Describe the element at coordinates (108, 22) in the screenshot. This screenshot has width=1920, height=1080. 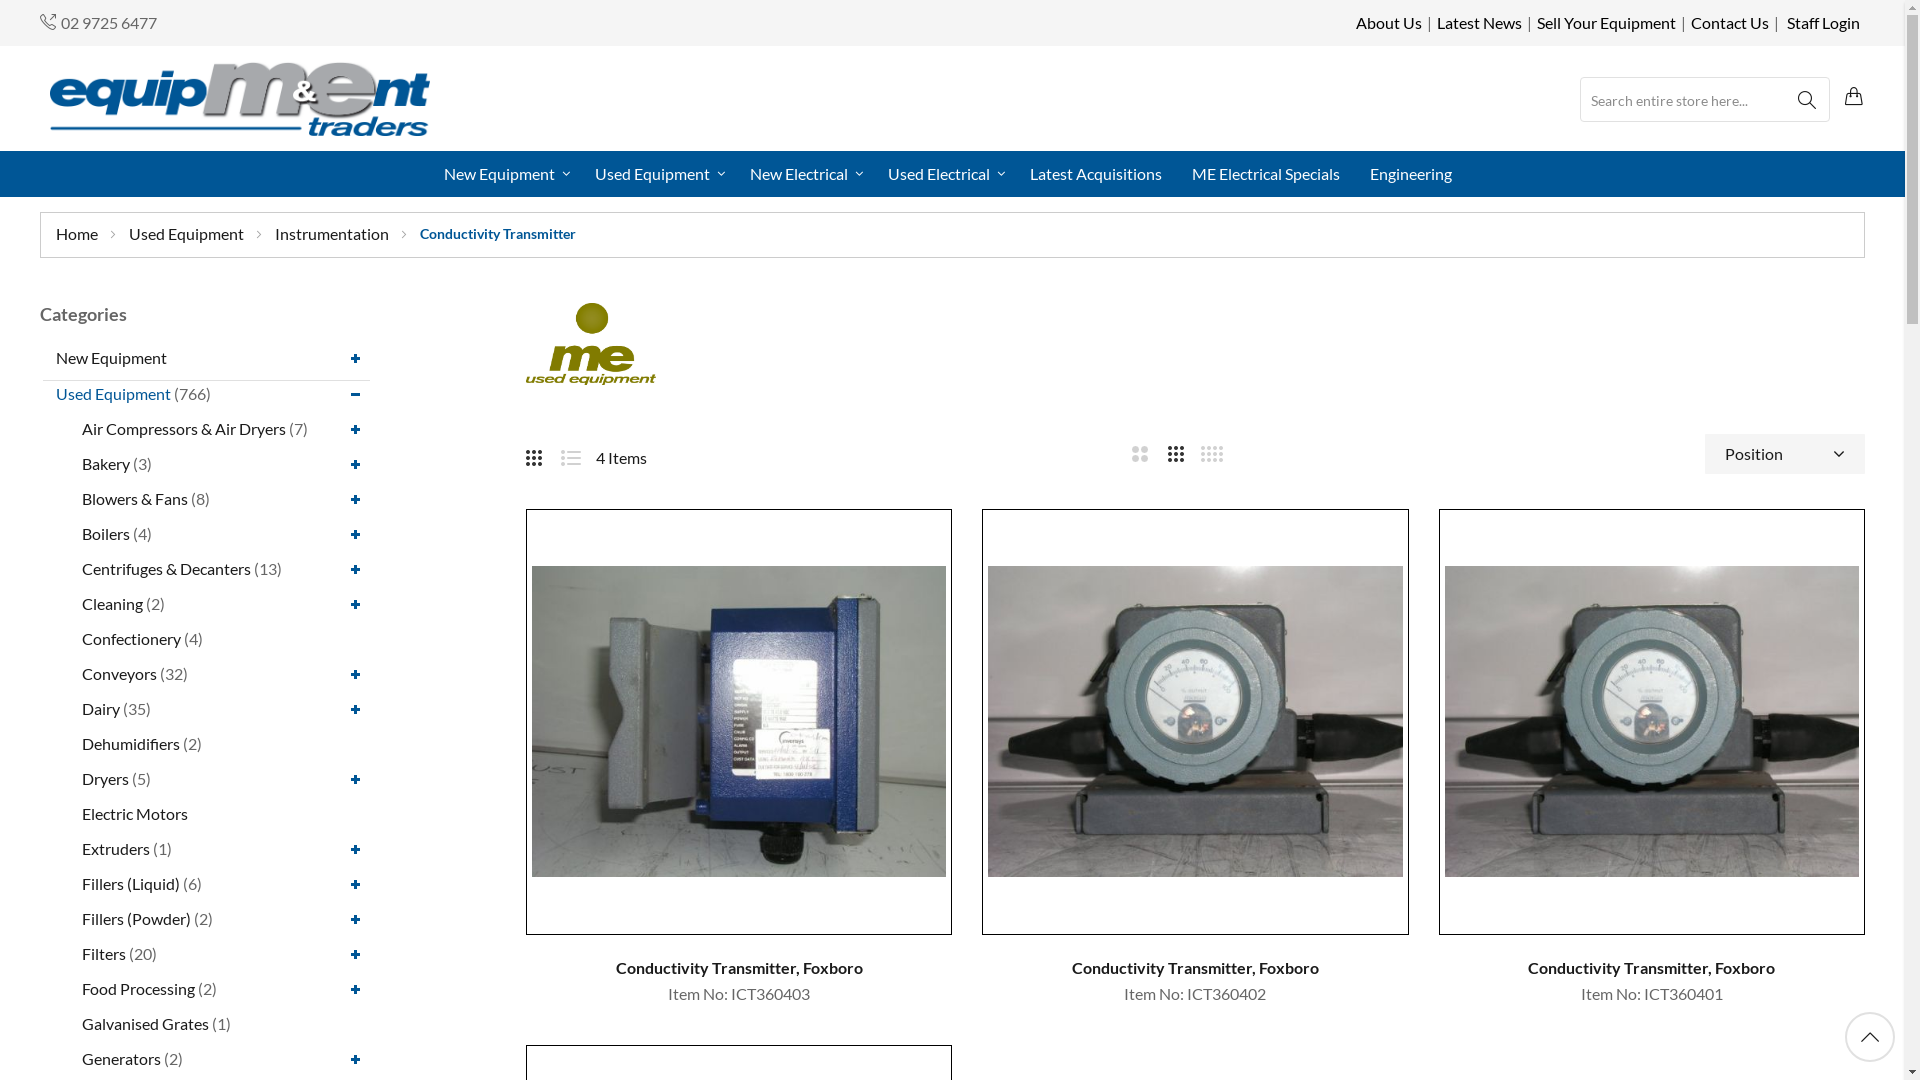
I see `'02 9725 6477'` at that location.